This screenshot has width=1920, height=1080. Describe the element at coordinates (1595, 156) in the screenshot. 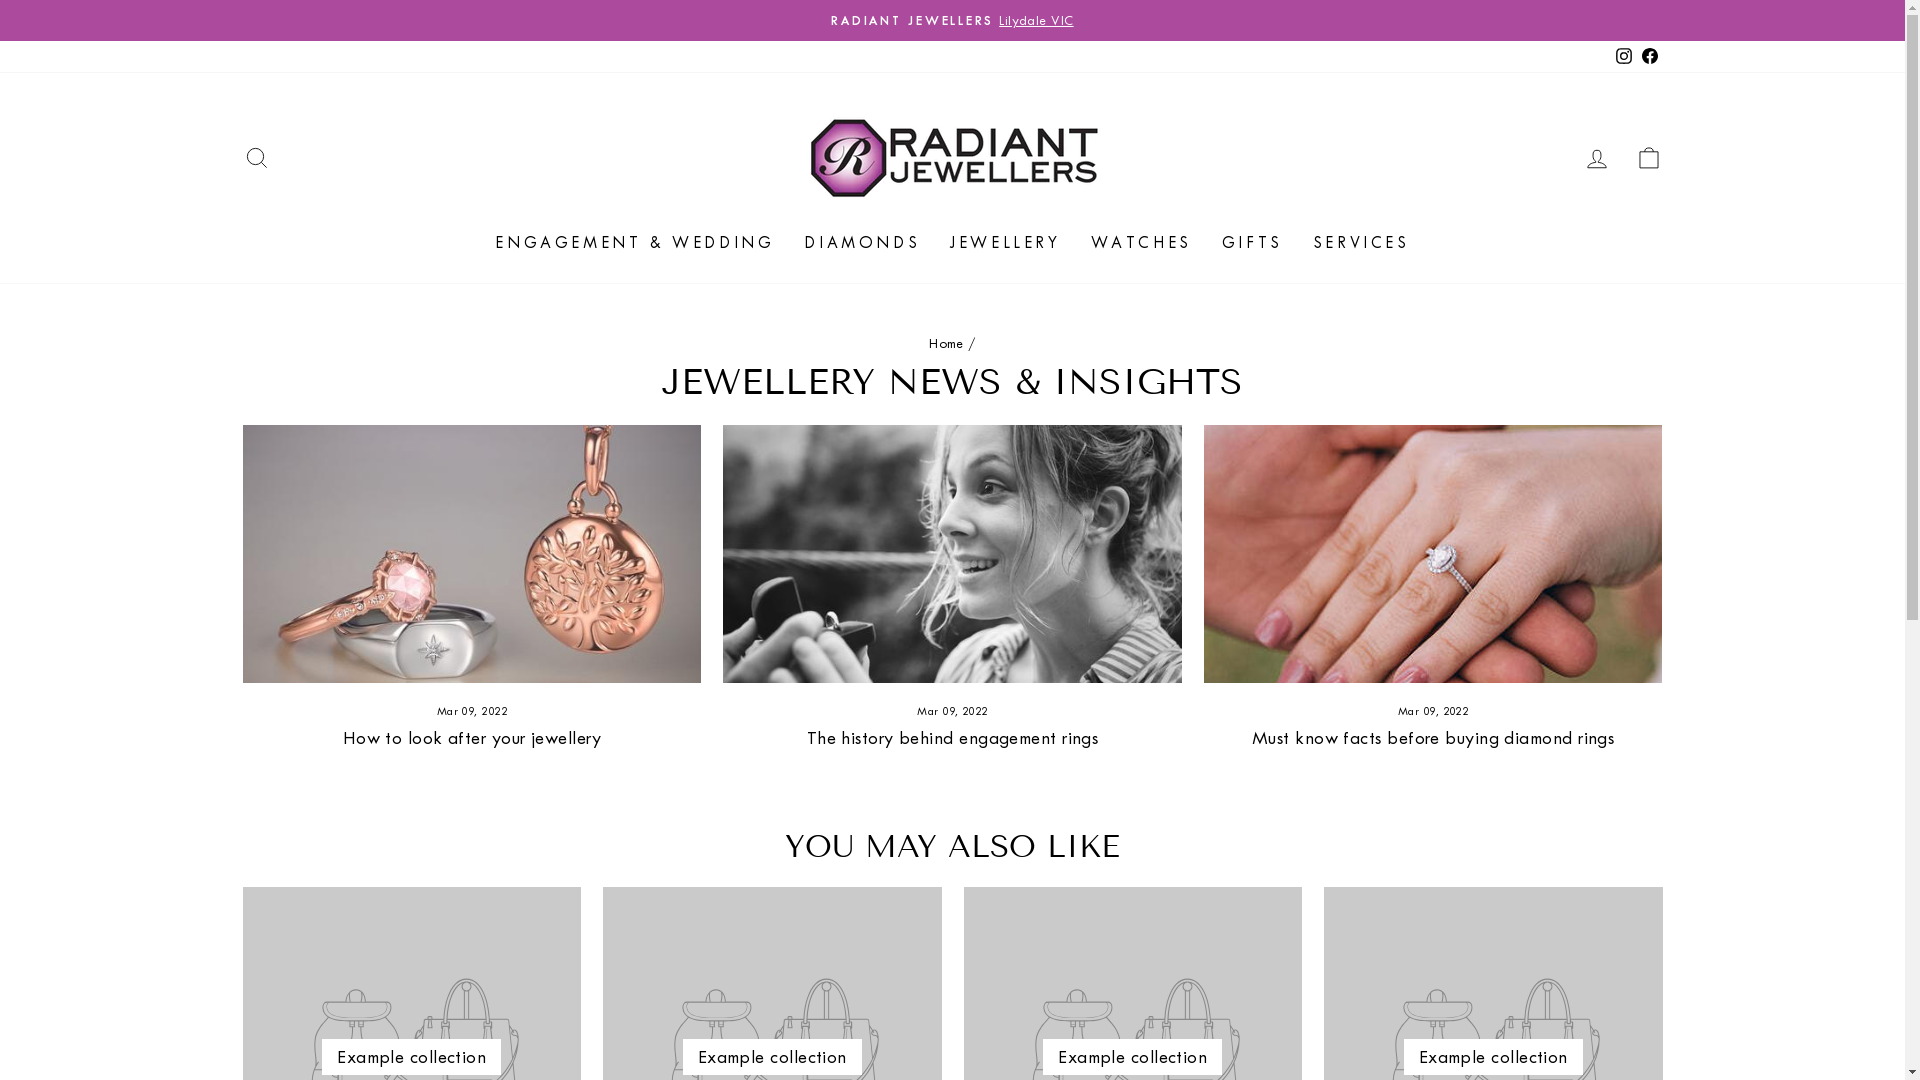

I see `'LOG IN'` at that location.